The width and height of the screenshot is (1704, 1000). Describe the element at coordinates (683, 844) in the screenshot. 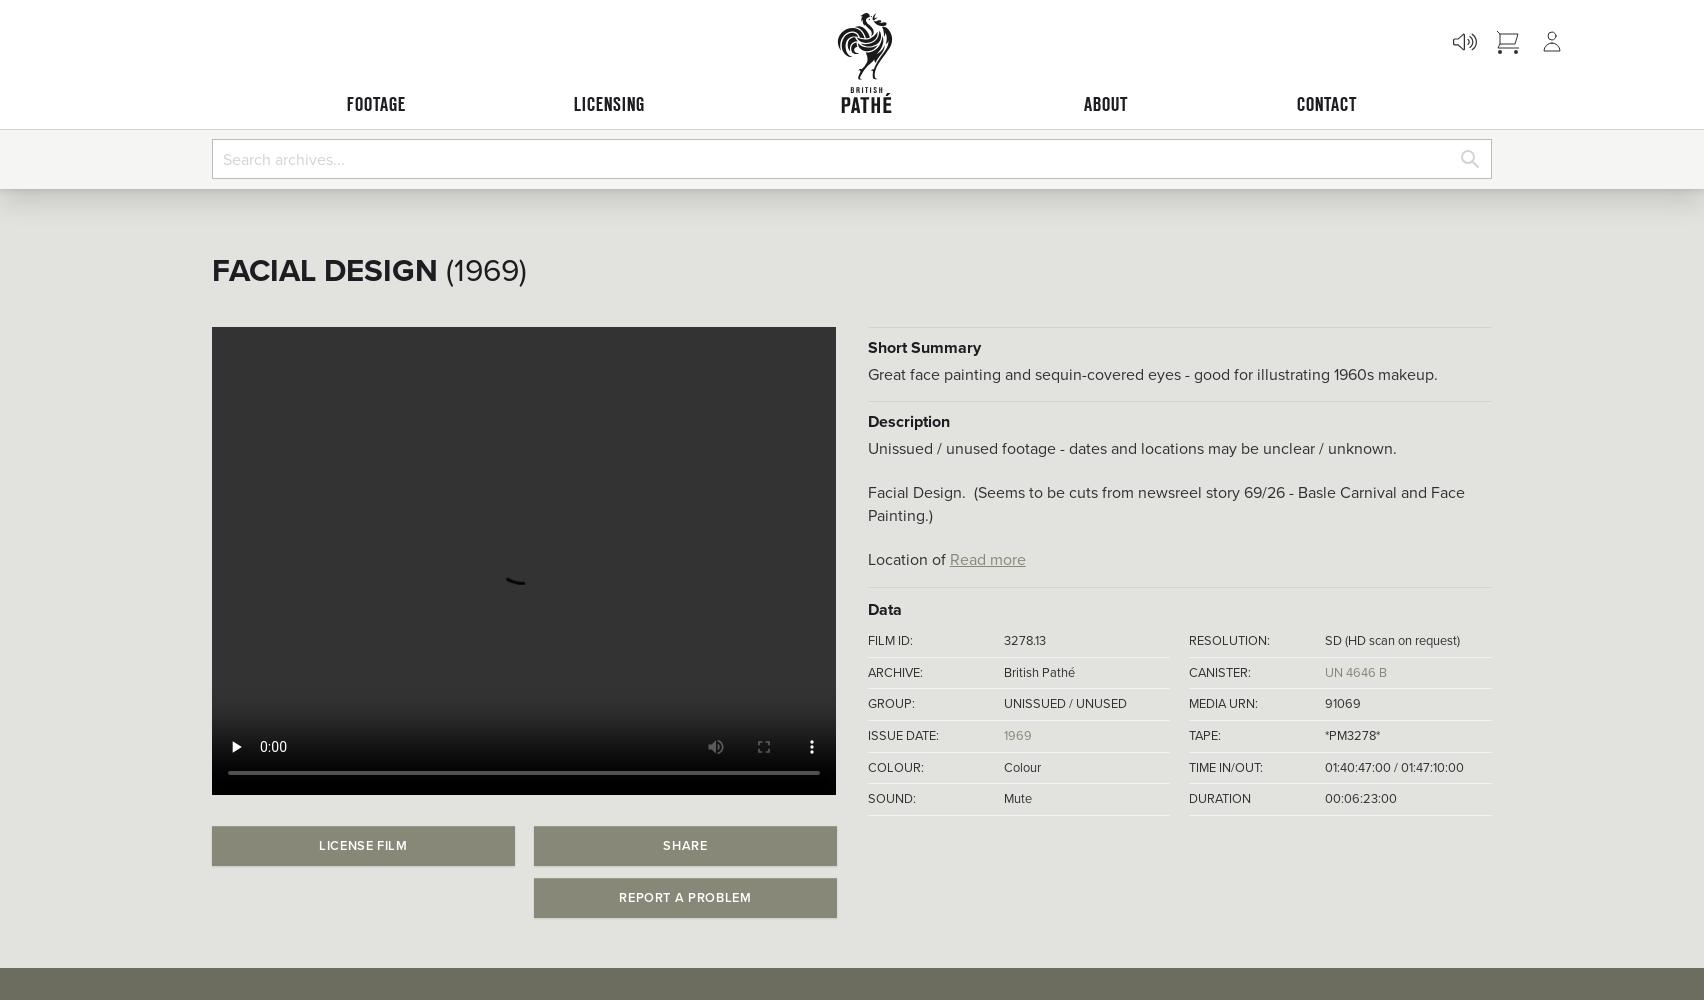

I see `'SHARE'` at that location.